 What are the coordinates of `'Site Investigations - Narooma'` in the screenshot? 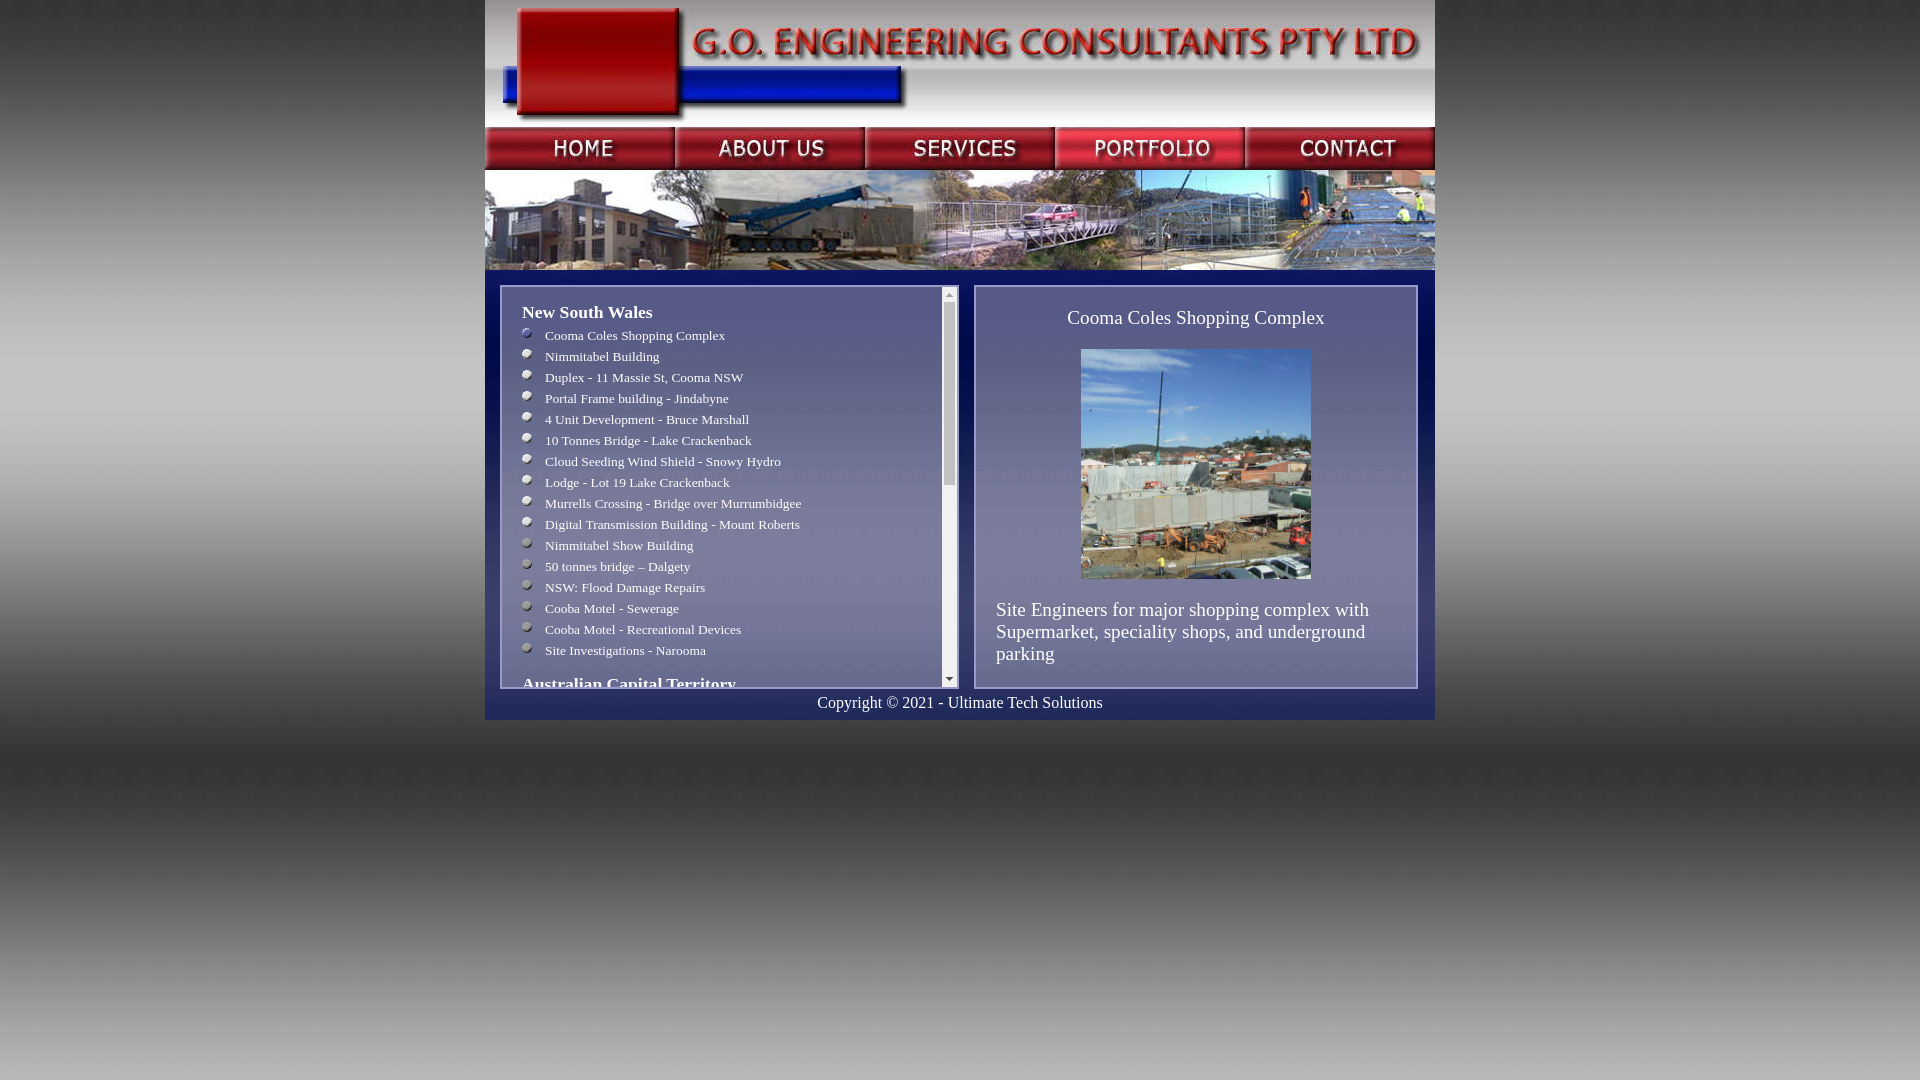 It's located at (522, 651).